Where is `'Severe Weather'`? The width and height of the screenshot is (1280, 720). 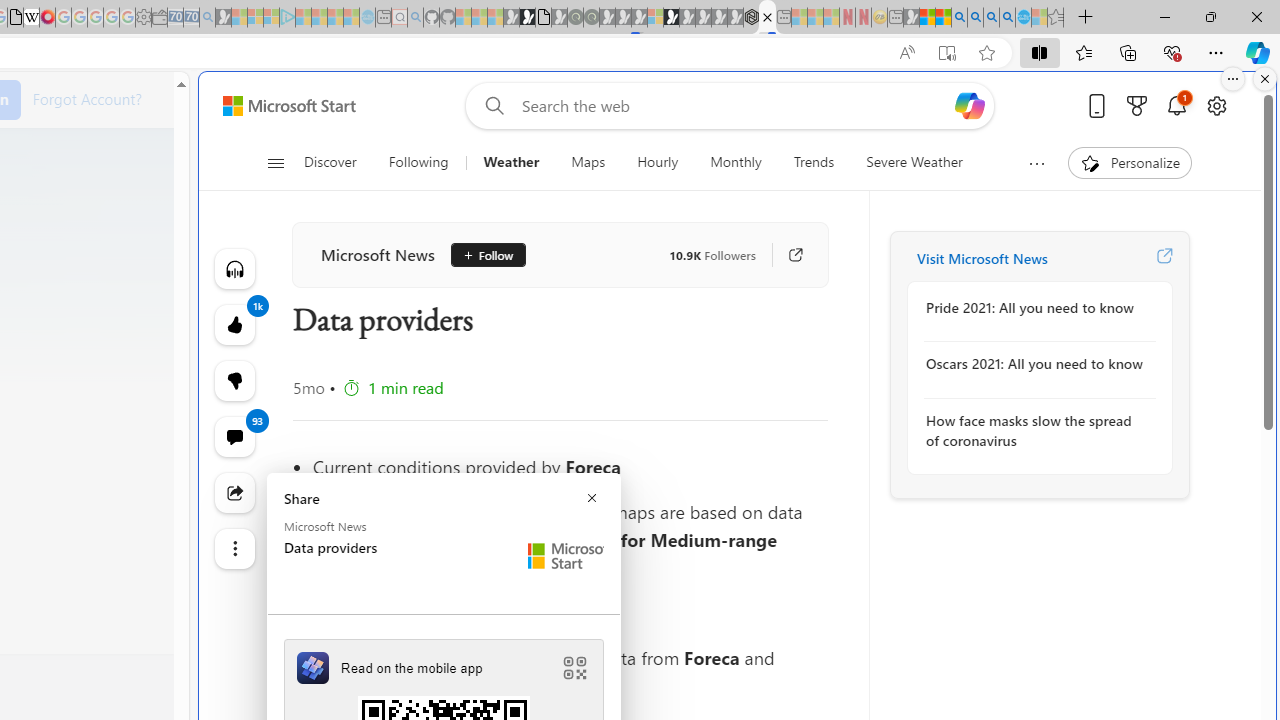 'Severe Weather' is located at coordinates (913, 162).